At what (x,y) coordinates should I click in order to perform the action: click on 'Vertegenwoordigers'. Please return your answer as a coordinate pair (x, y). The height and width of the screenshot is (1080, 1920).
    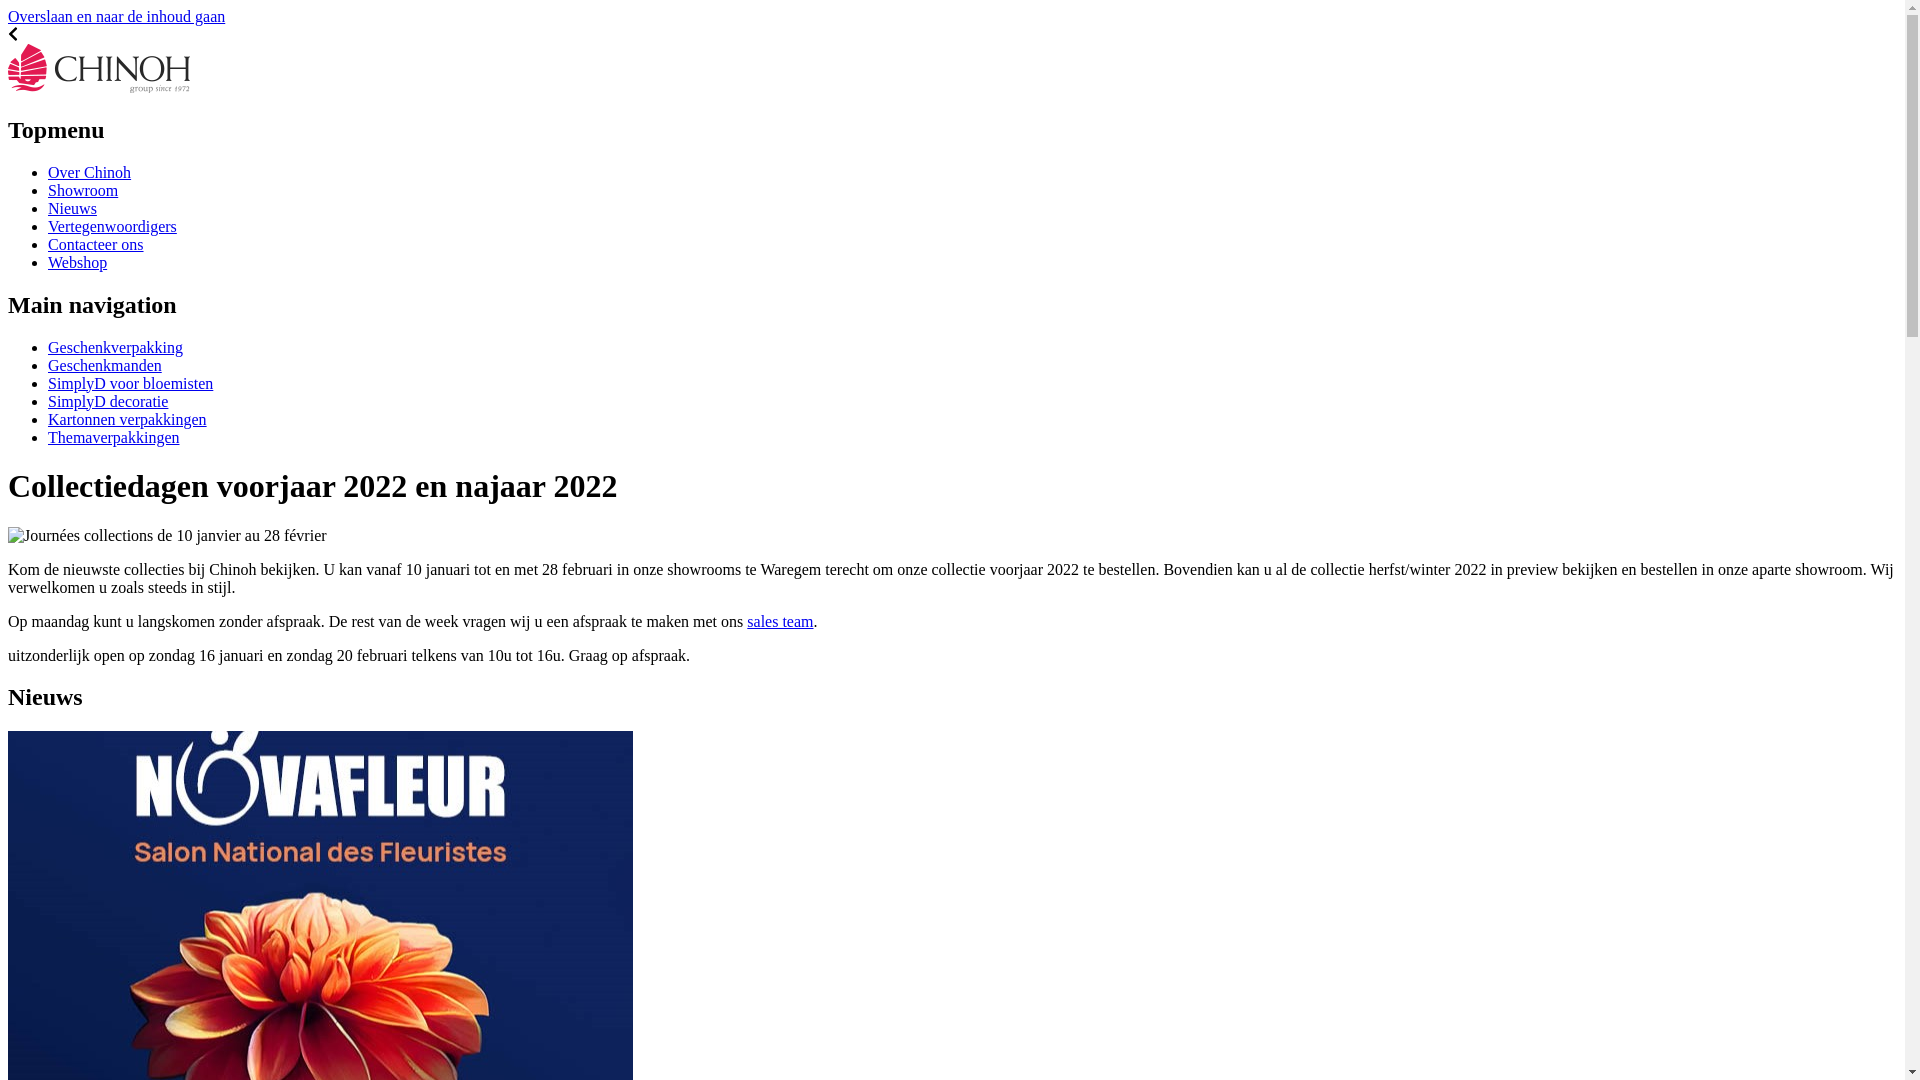
    Looking at the image, I should click on (111, 225).